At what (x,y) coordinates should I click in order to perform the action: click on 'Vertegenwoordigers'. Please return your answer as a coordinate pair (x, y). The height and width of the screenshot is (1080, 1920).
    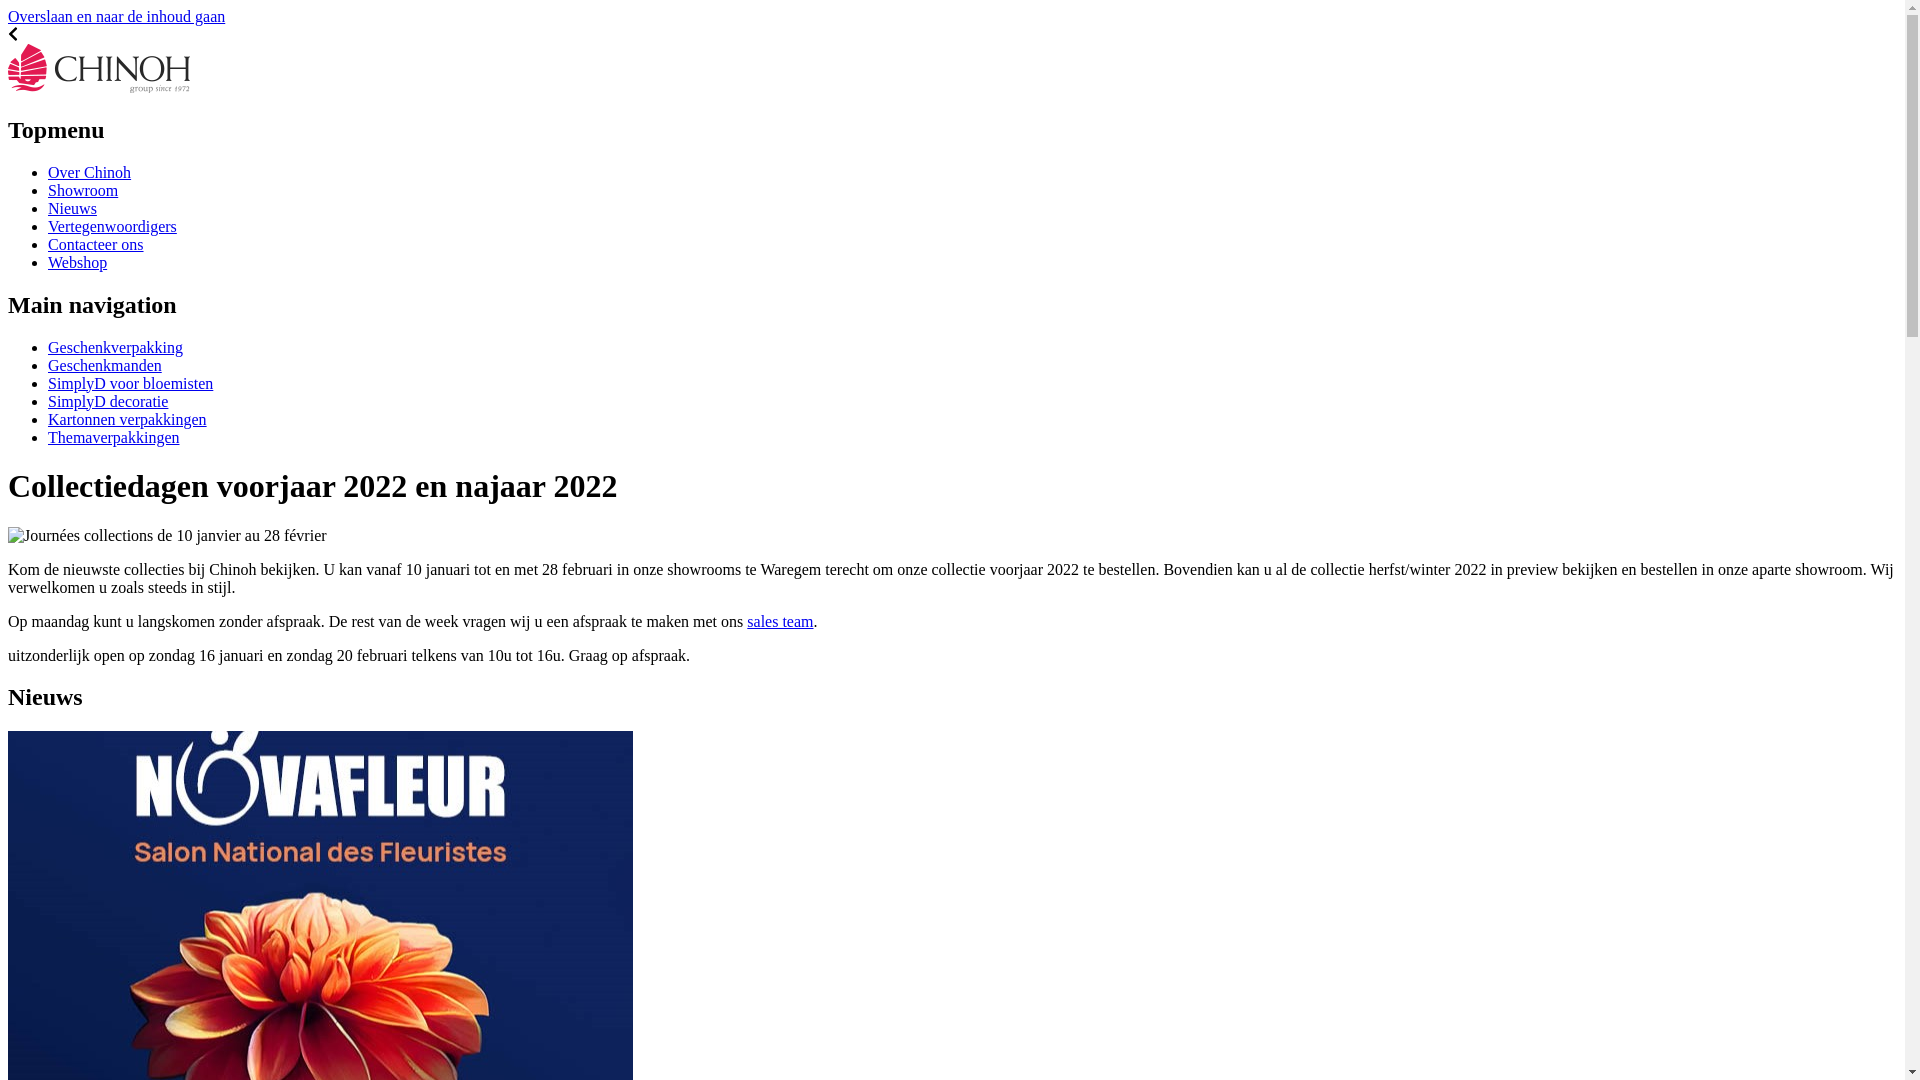
    Looking at the image, I should click on (111, 225).